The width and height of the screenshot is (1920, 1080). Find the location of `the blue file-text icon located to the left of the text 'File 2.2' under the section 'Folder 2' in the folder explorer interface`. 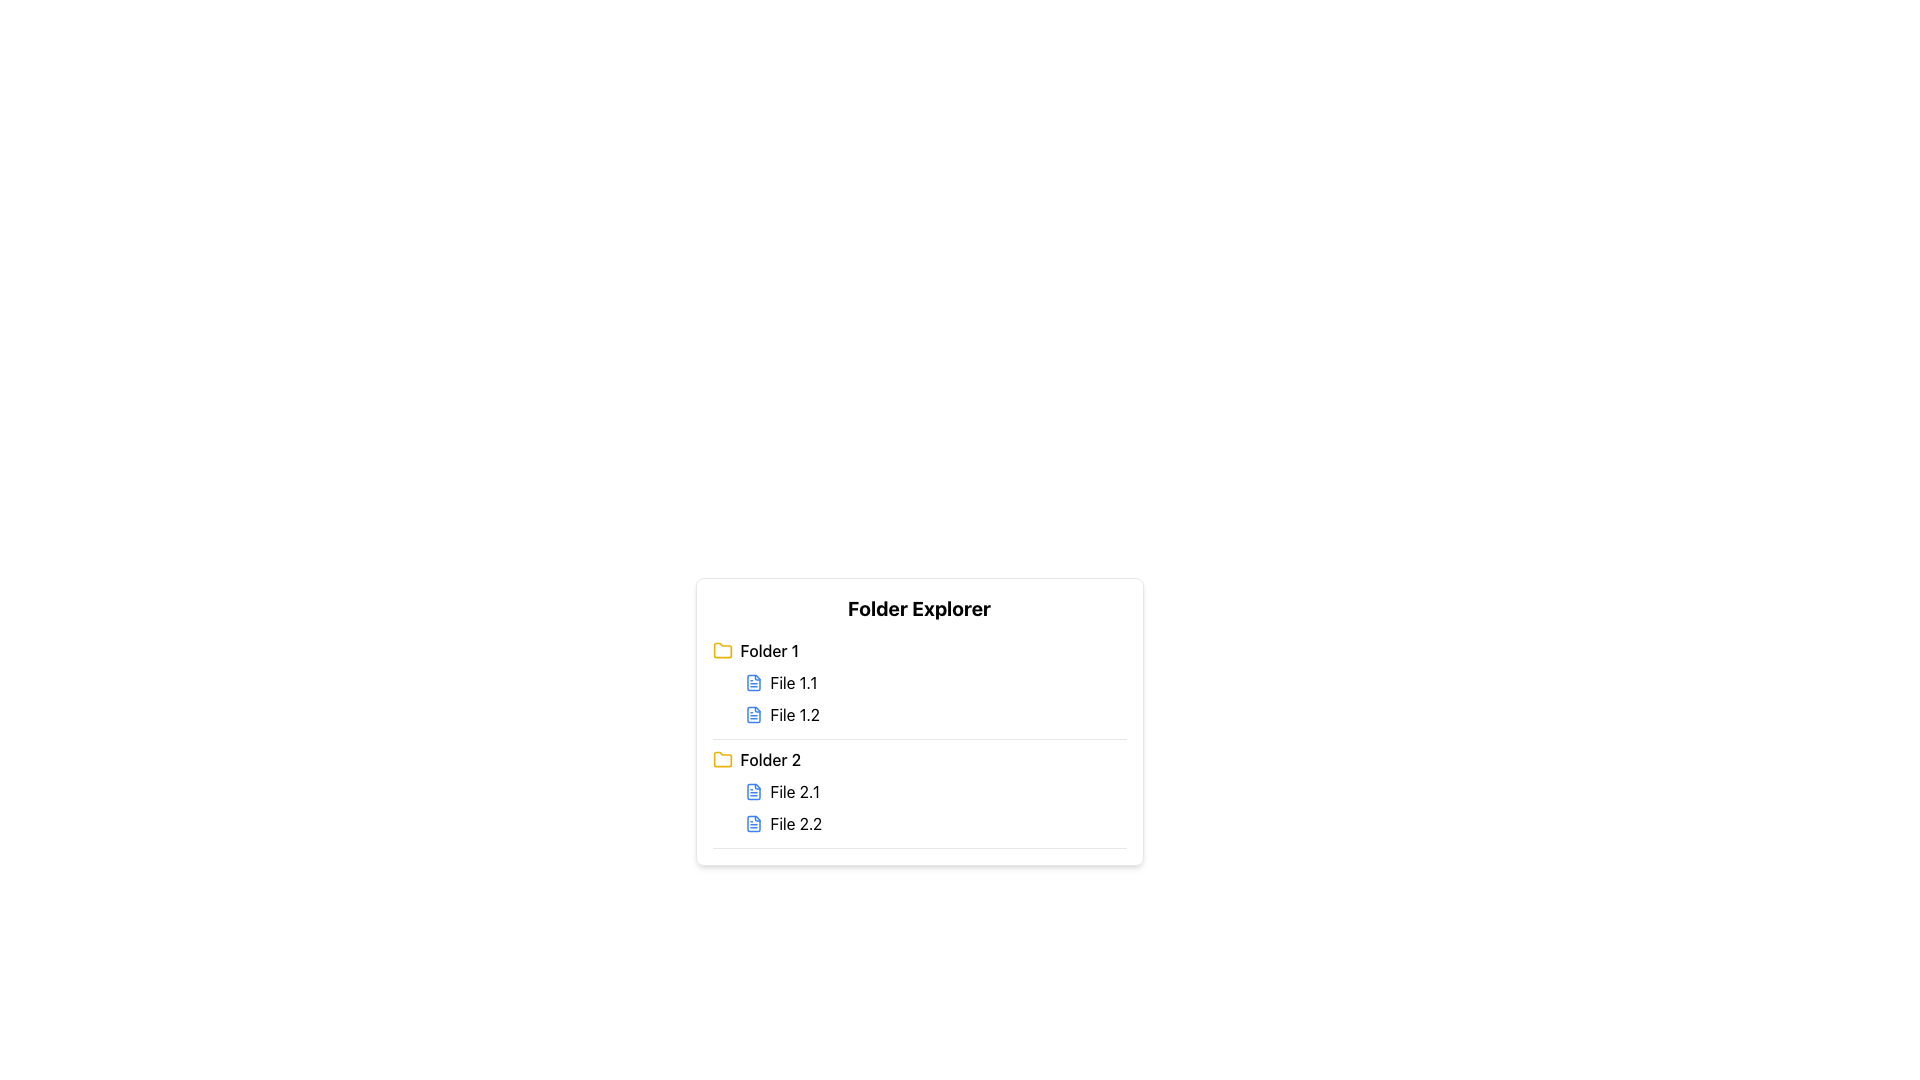

the blue file-text icon located to the left of the text 'File 2.2' under the section 'Folder 2' in the folder explorer interface is located at coordinates (752, 824).